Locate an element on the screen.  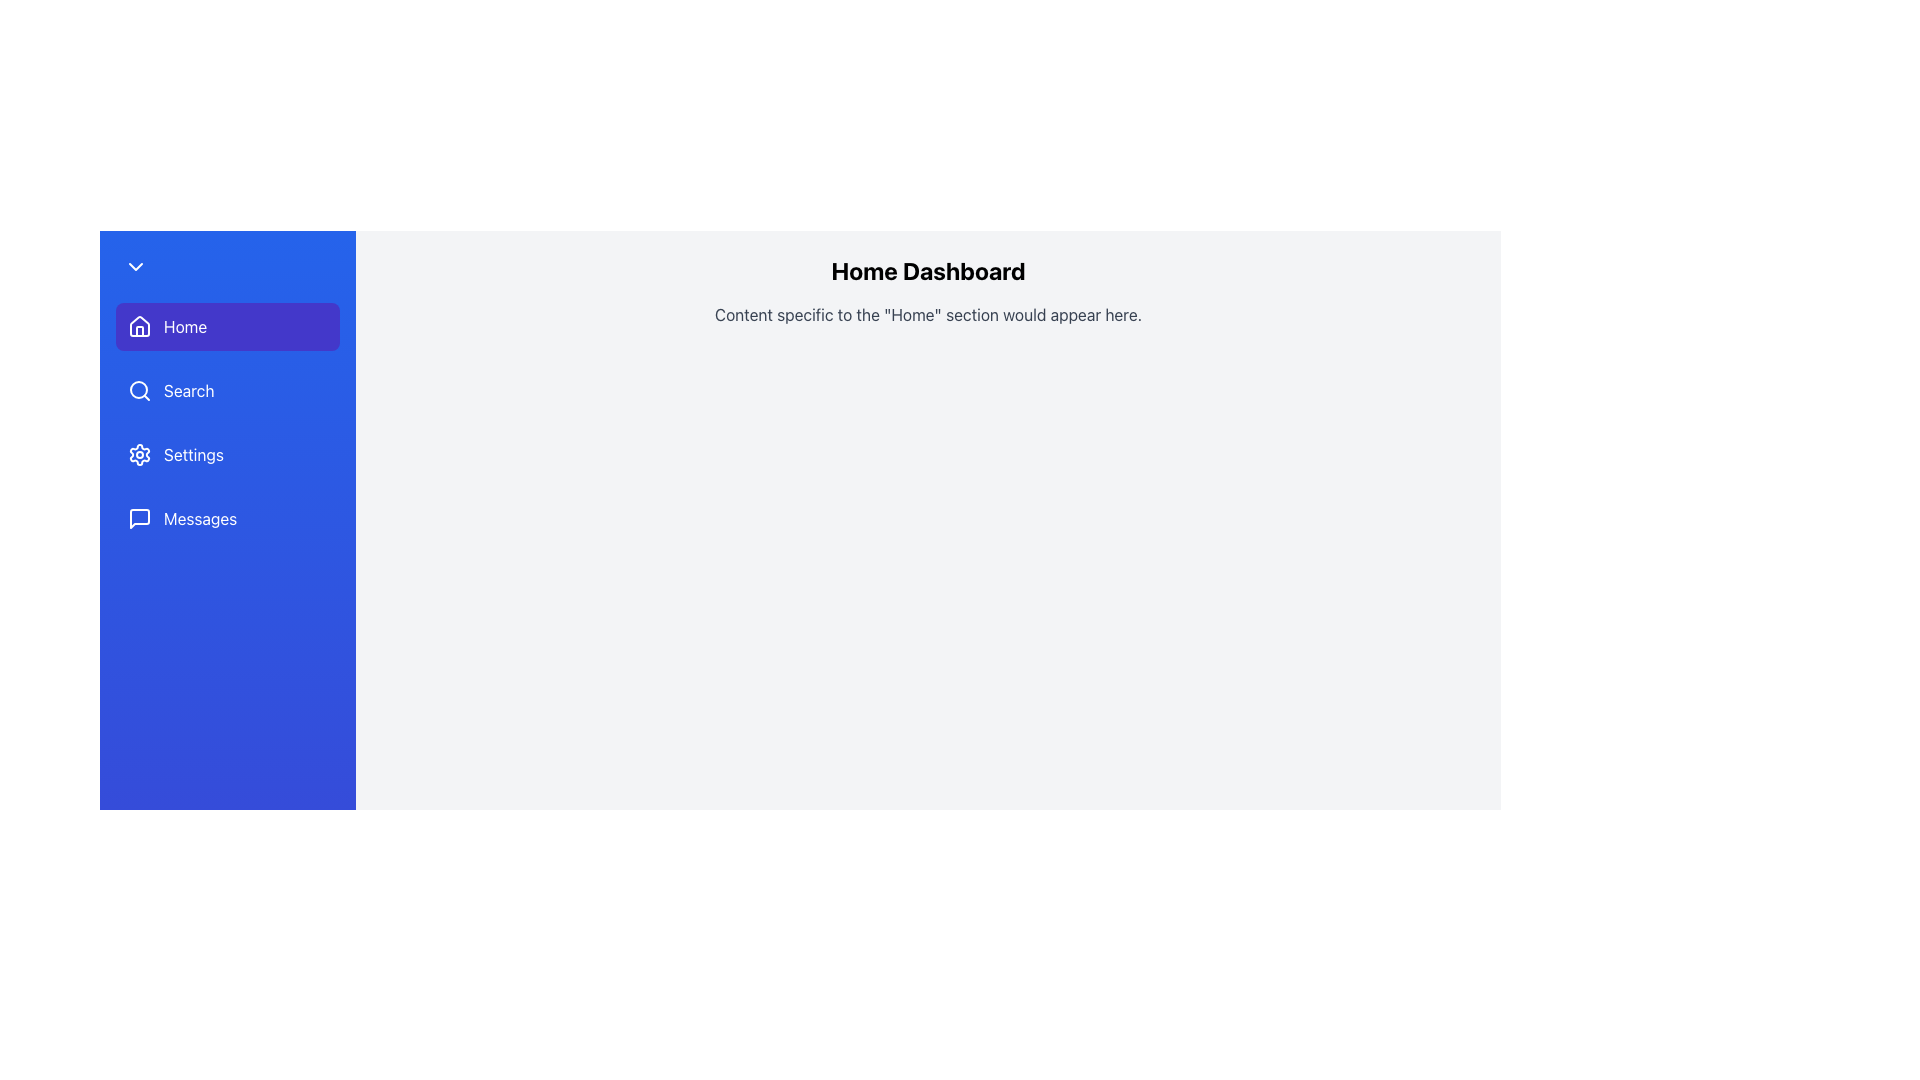
the search icon located in the navigation bar, which is the first element inside the 'Search' button, positioned below the 'Home' button and above the 'Settings' button is located at coordinates (138, 390).